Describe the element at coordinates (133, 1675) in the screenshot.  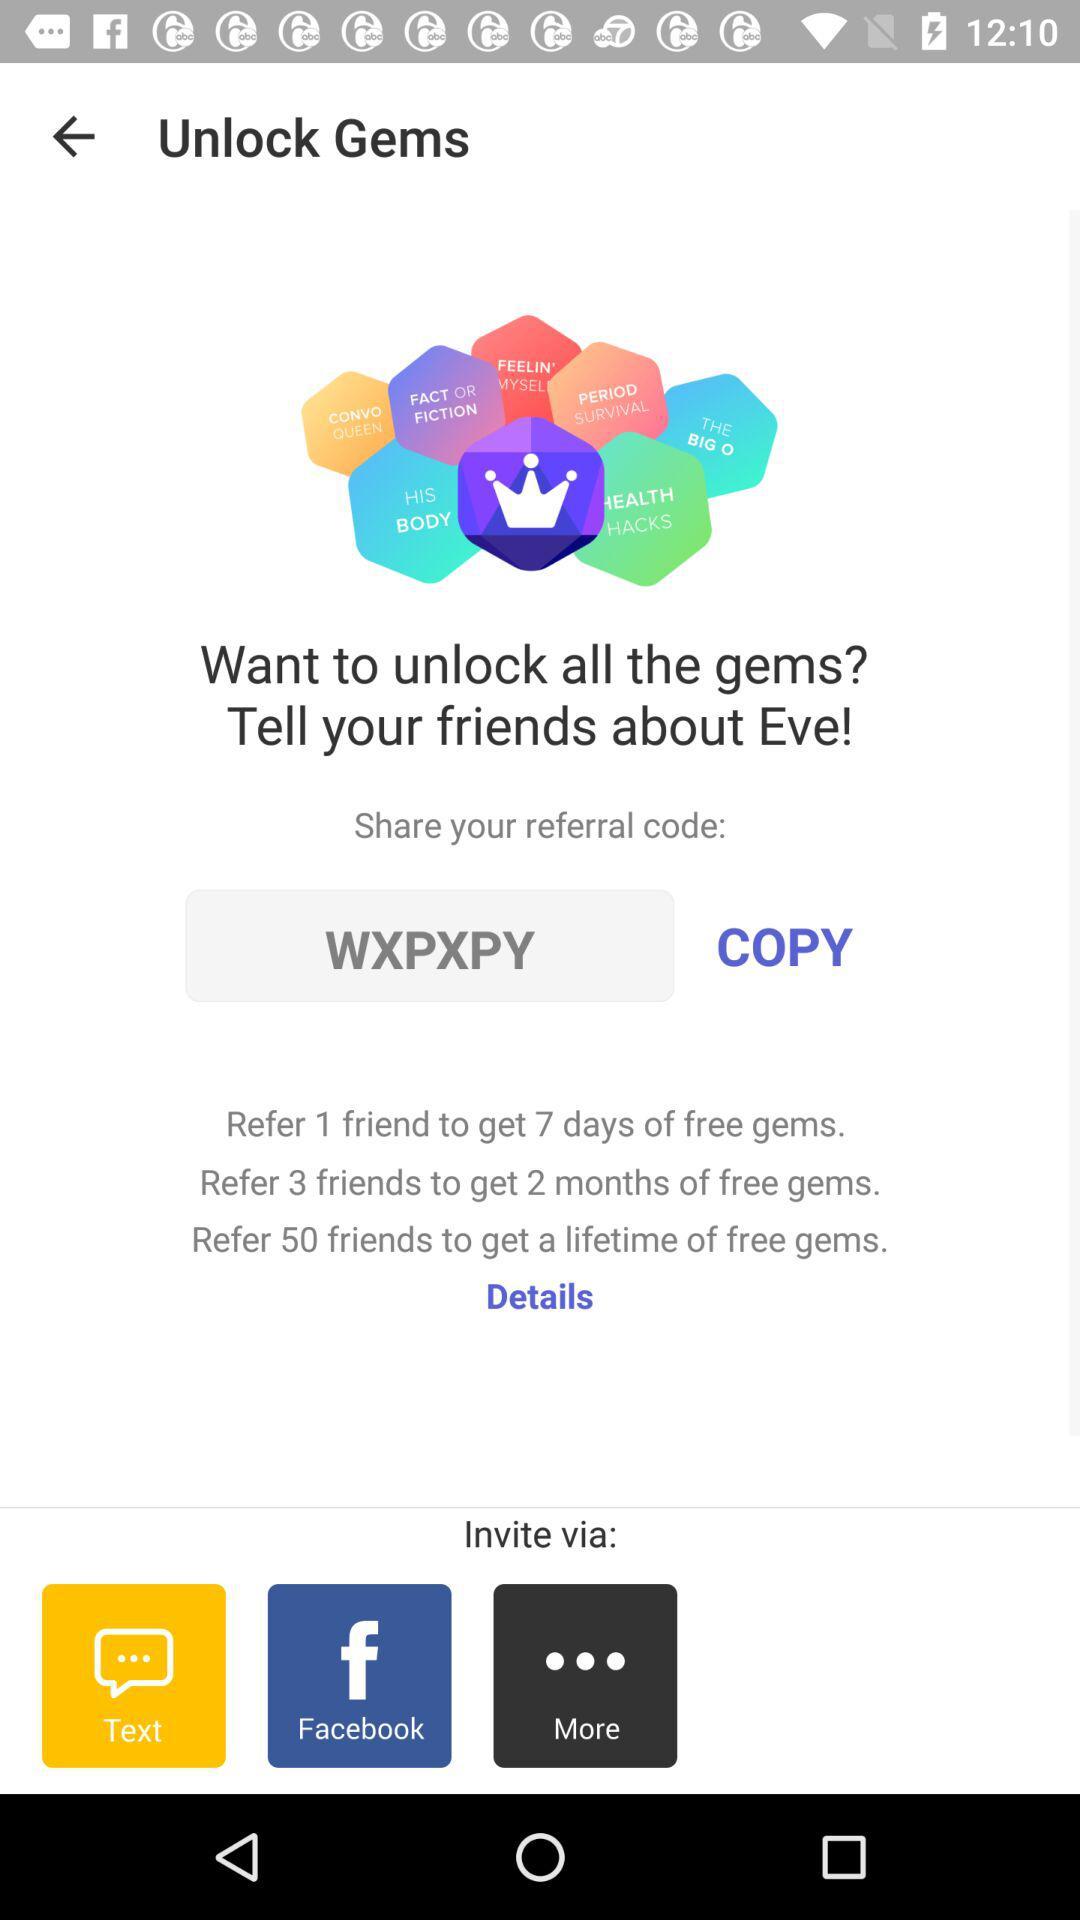
I see `invite via text message` at that location.